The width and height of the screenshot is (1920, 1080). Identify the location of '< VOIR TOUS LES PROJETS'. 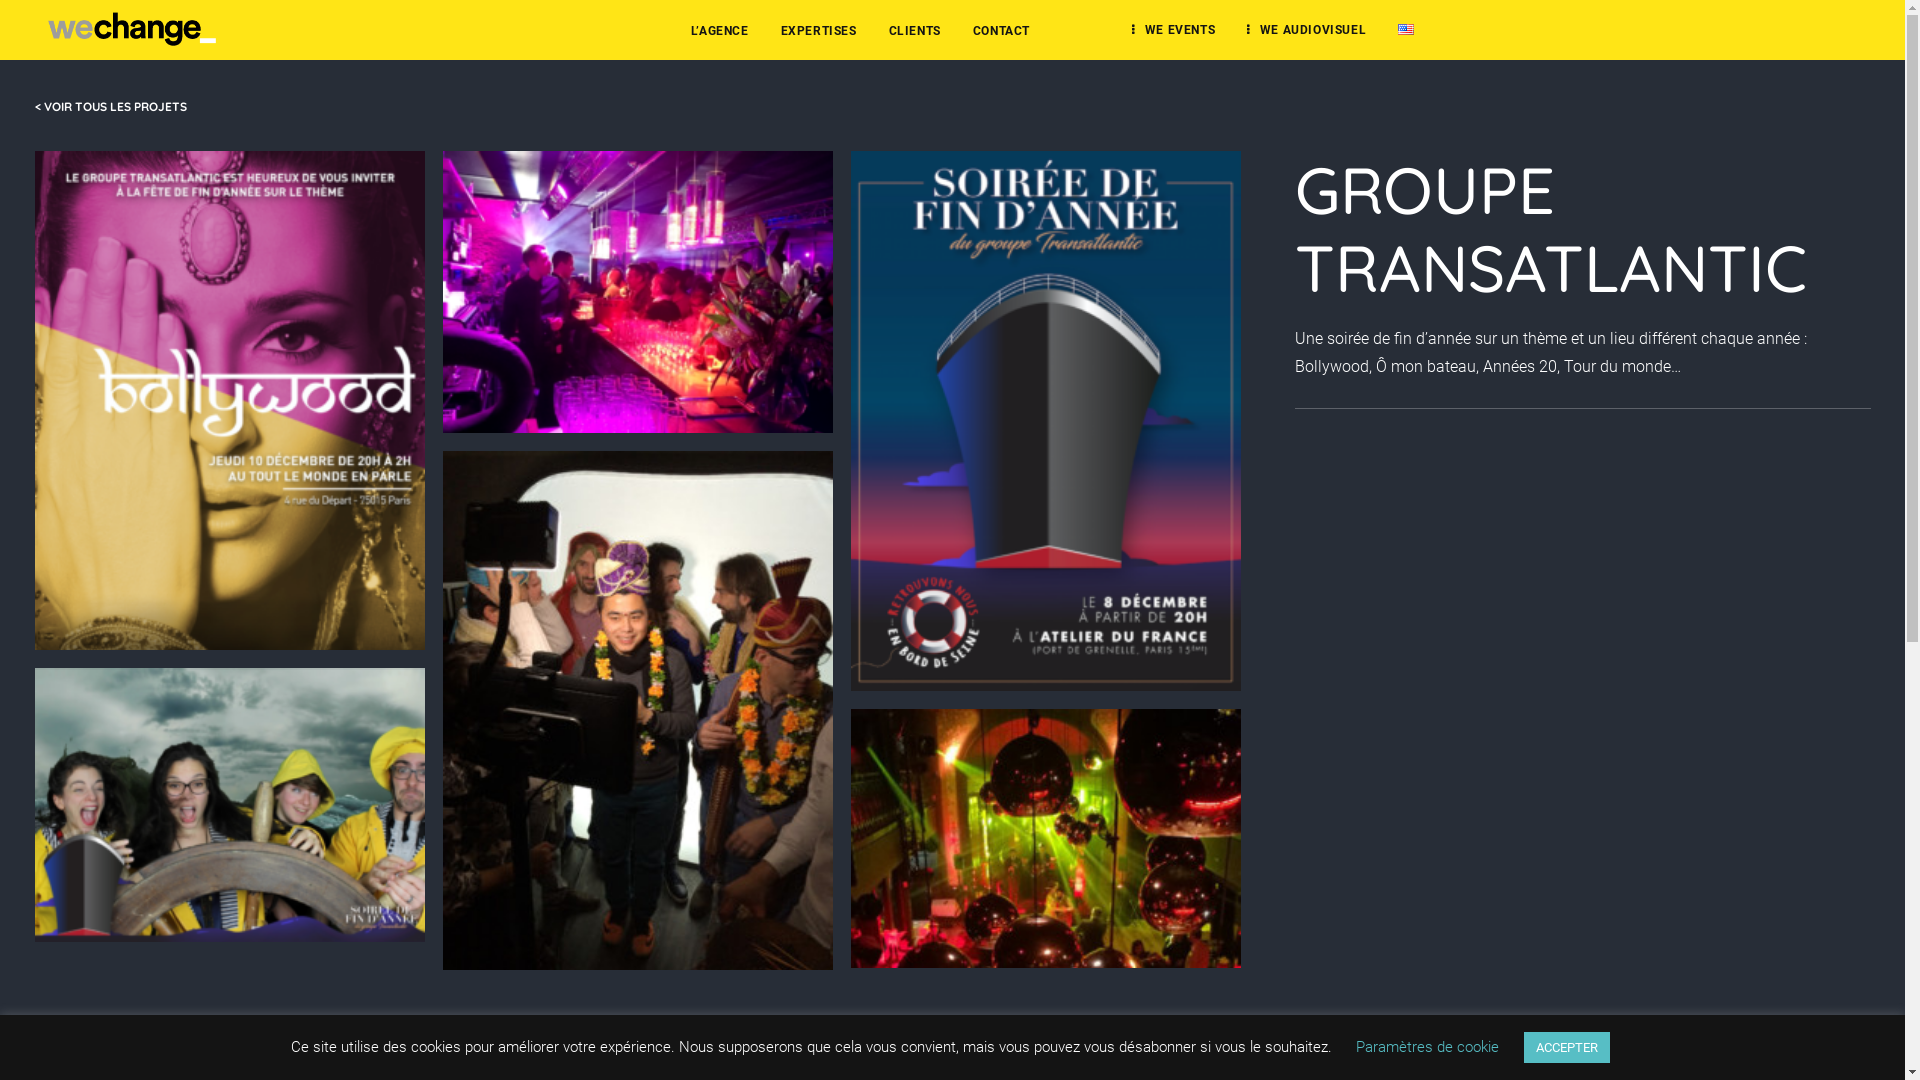
(109, 106).